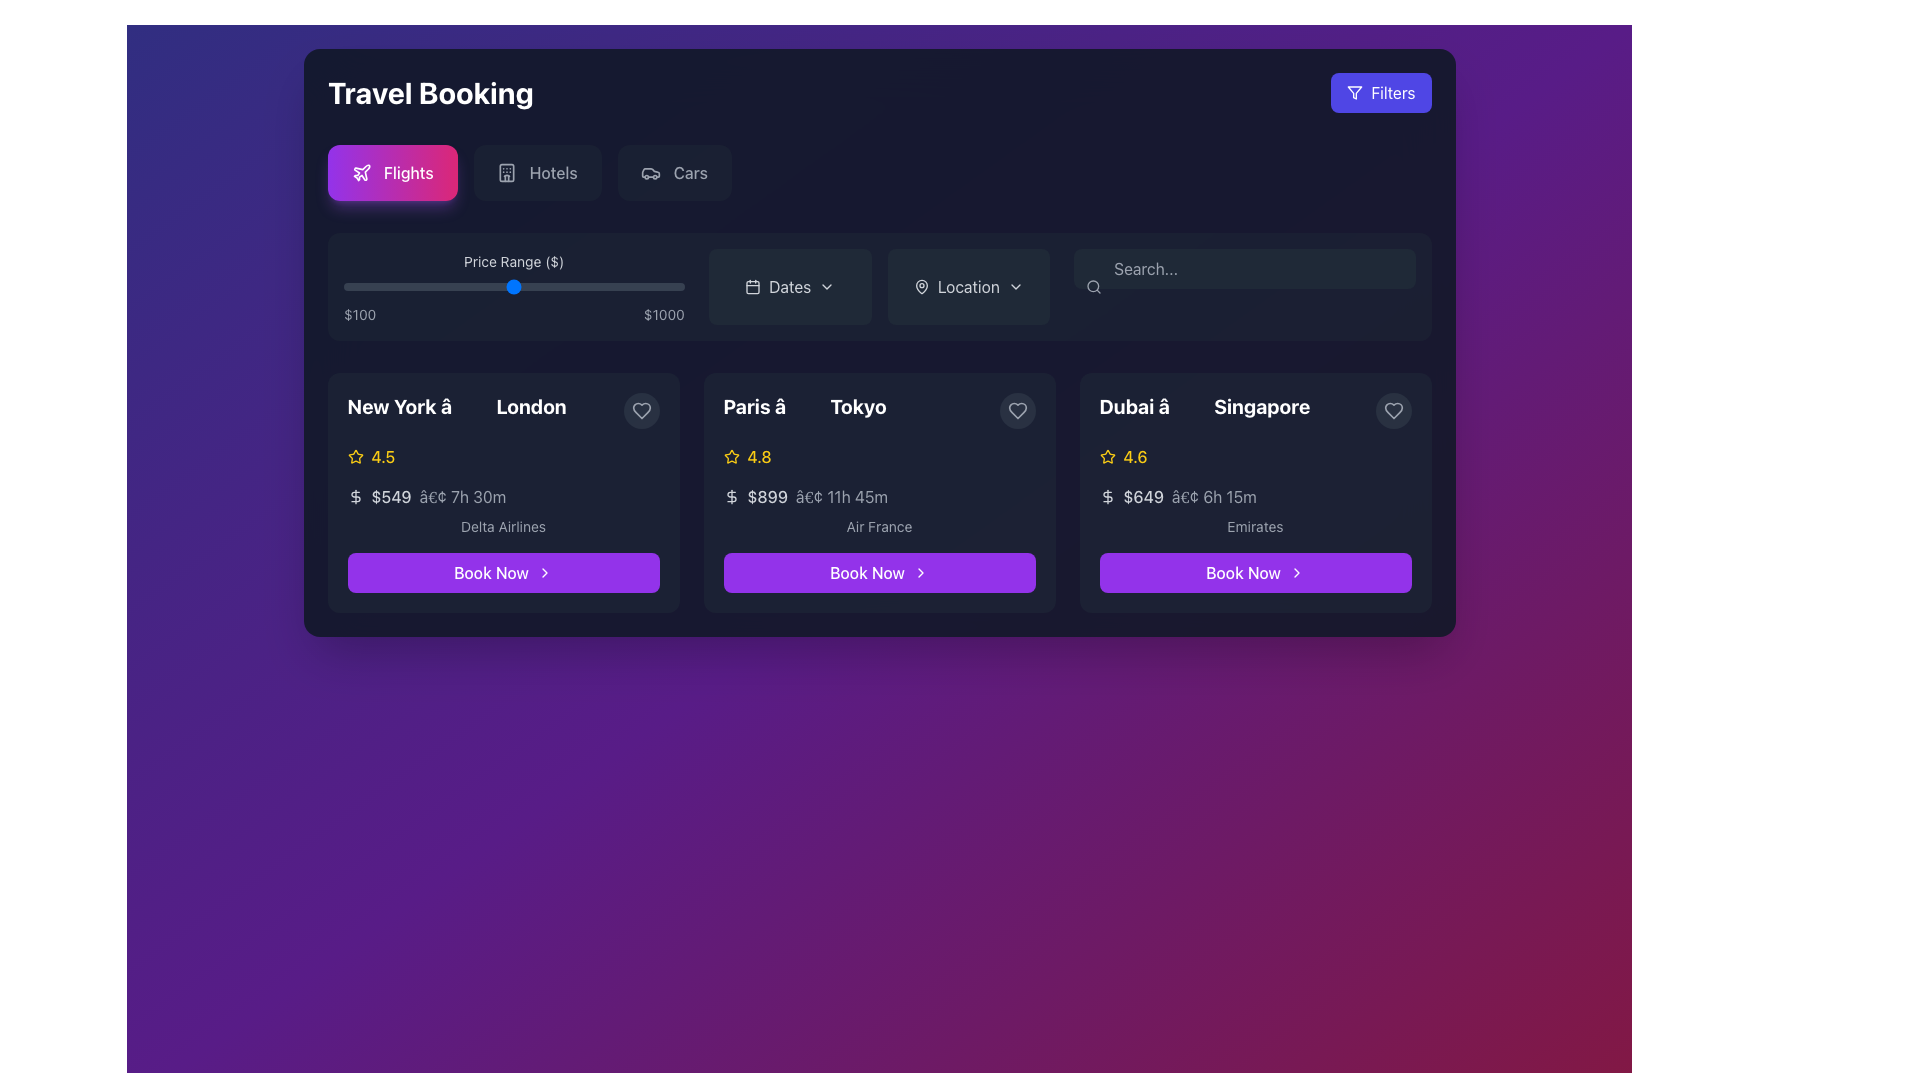 This screenshot has width=1920, height=1080. Describe the element at coordinates (477, 286) in the screenshot. I see `the price range` at that location.